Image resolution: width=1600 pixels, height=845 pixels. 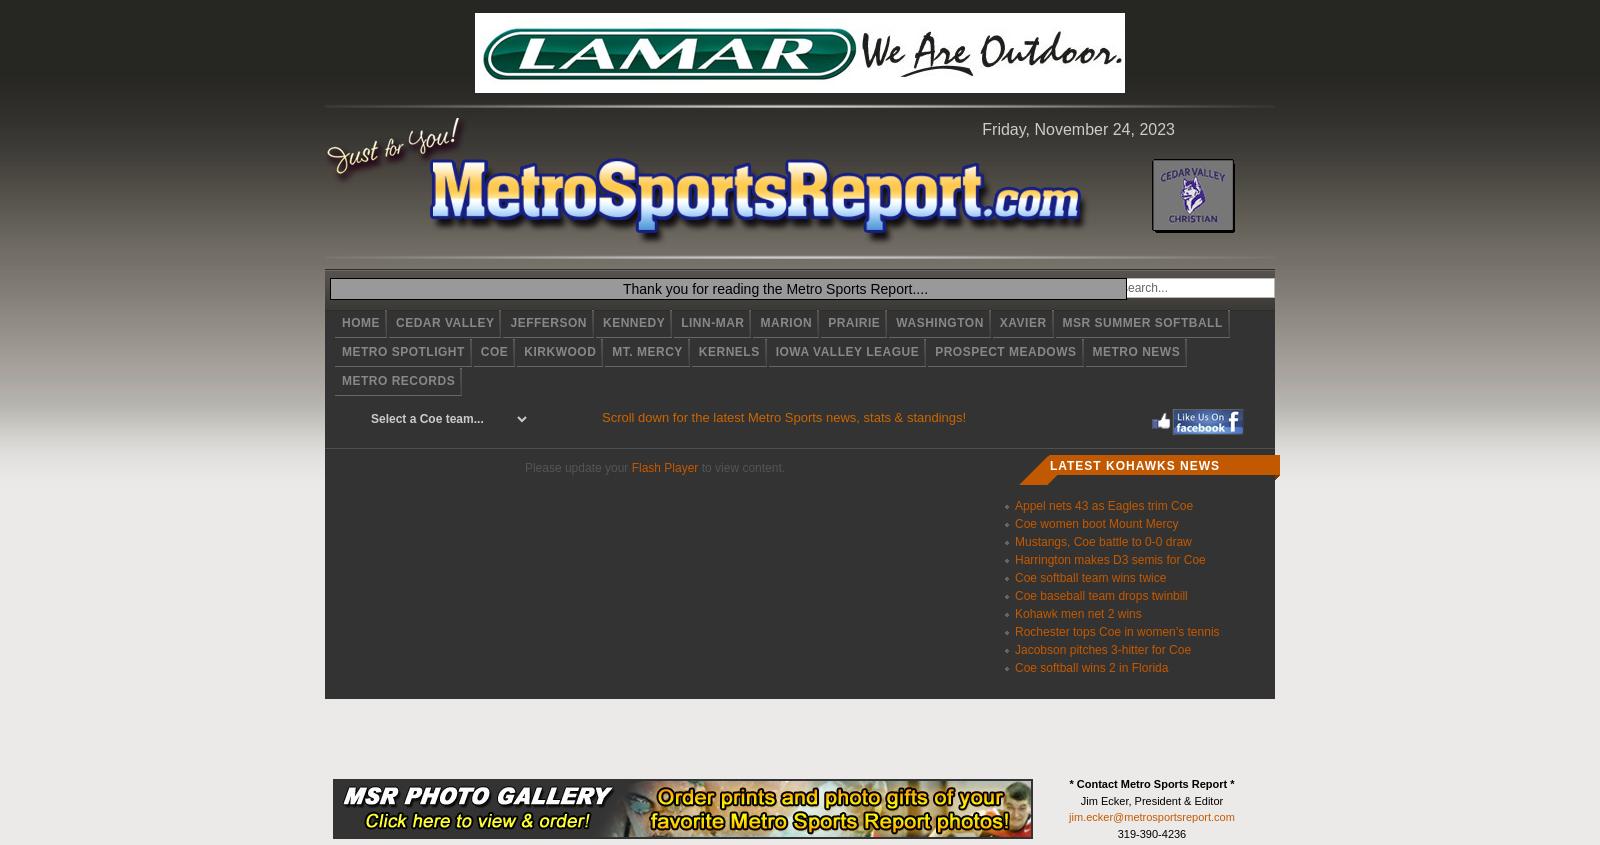 What do you see at coordinates (1022, 322) in the screenshot?
I see `'Xavier'` at bounding box center [1022, 322].